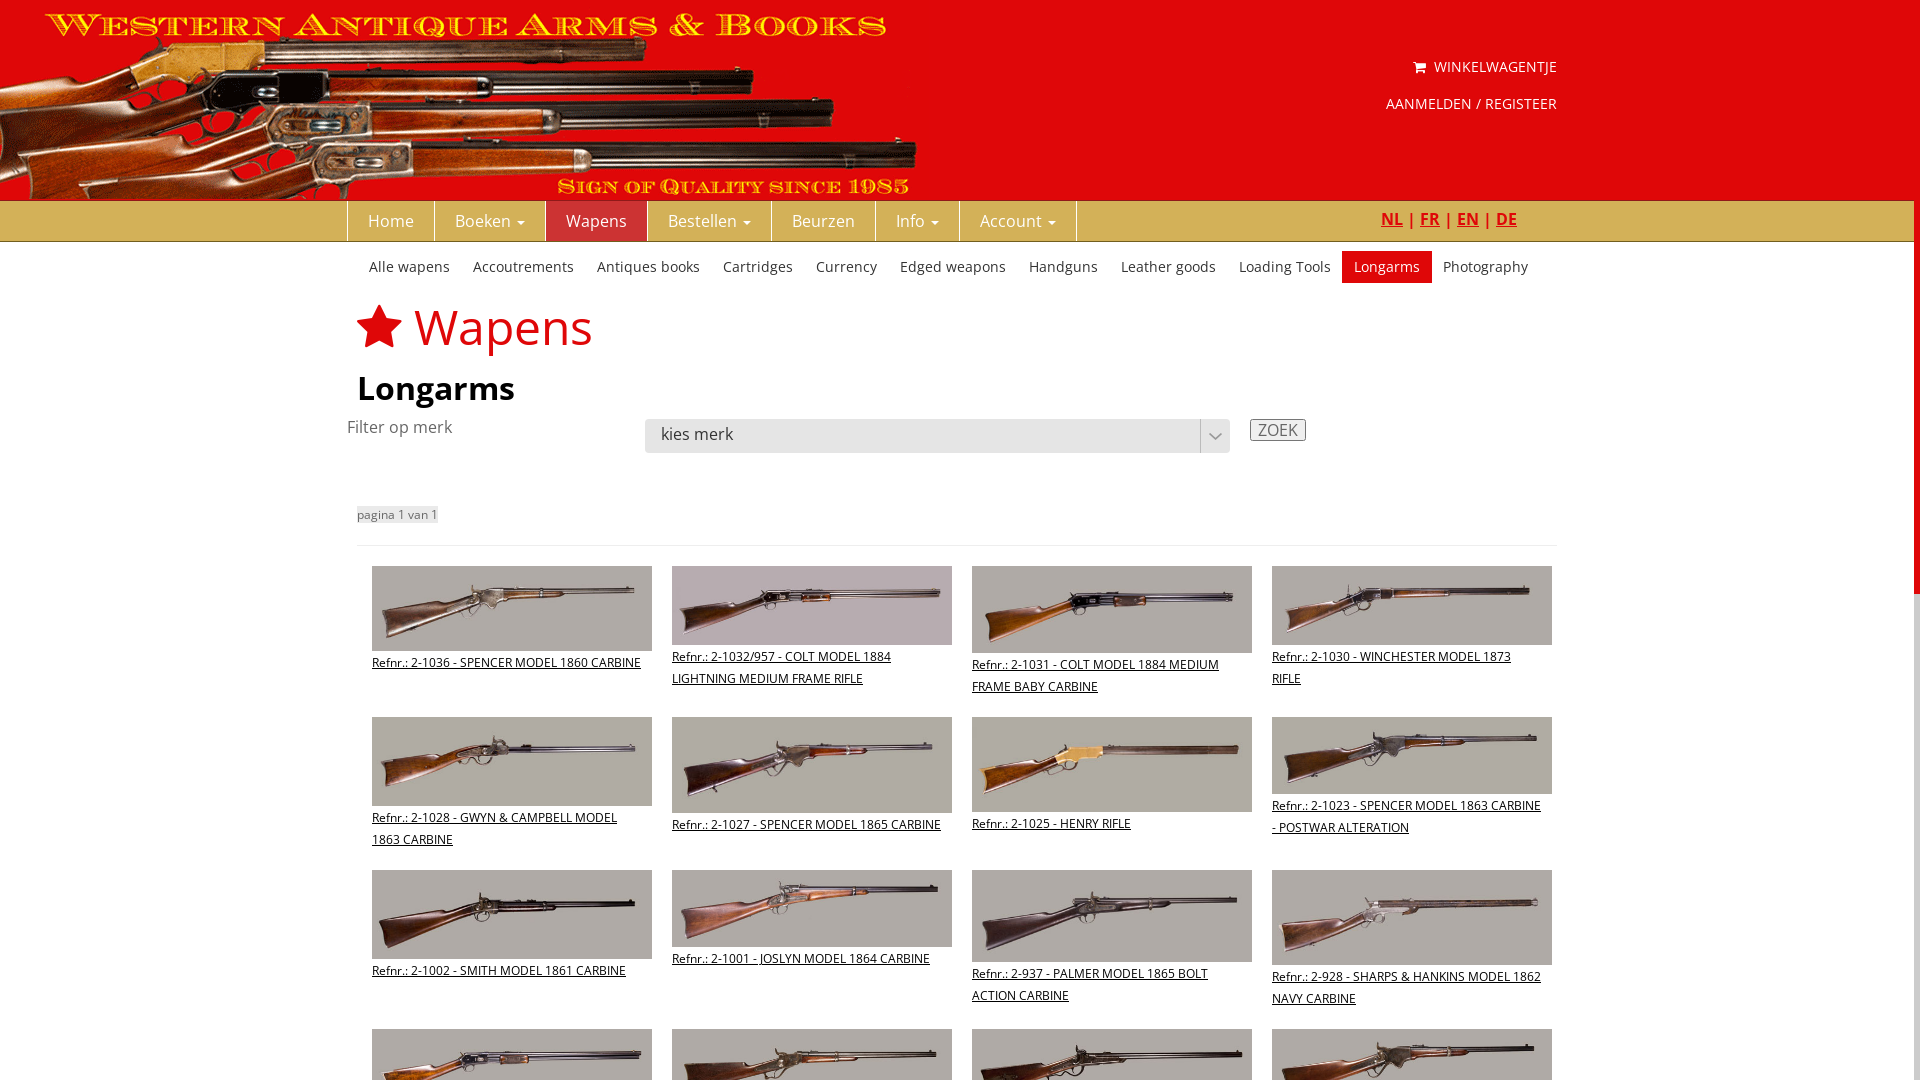 Image resolution: width=1920 pixels, height=1080 pixels. What do you see at coordinates (1168, 265) in the screenshot?
I see `'Leather goods'` at bounding box center [1168, 265].